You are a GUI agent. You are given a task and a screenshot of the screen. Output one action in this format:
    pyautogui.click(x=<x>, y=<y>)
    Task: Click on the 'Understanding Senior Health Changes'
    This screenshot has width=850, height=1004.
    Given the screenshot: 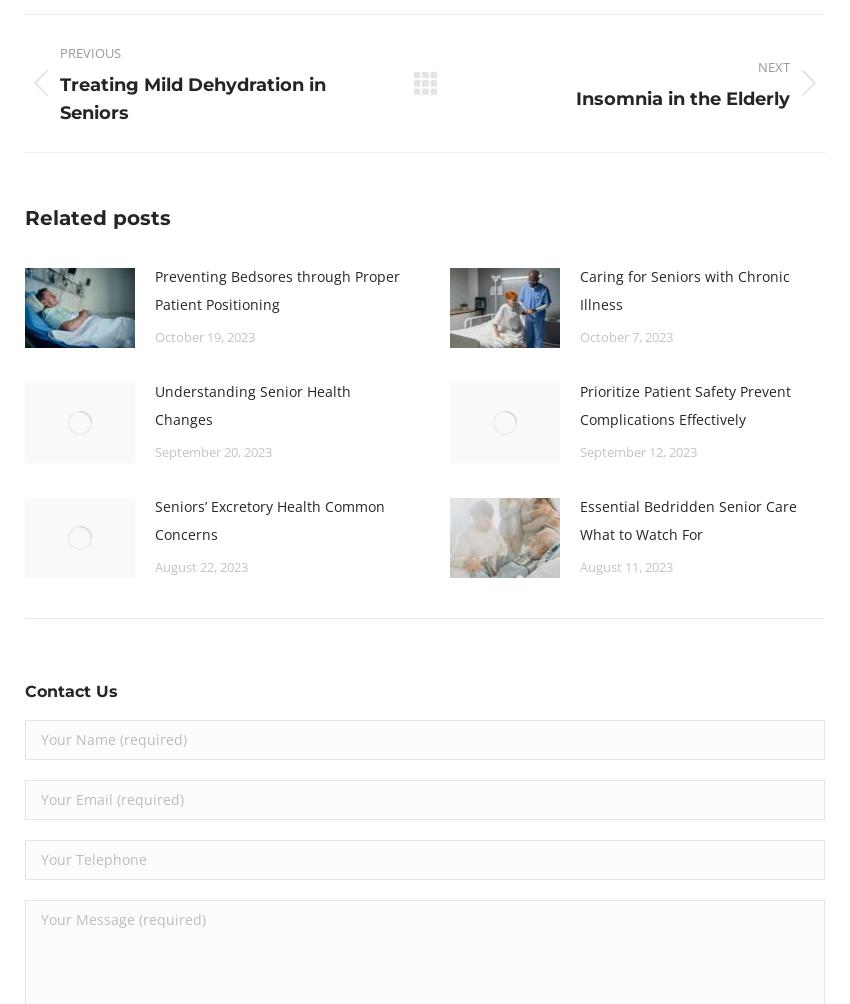 What is the action you would take?
    pyautogui.click(x=252, y=403)
    